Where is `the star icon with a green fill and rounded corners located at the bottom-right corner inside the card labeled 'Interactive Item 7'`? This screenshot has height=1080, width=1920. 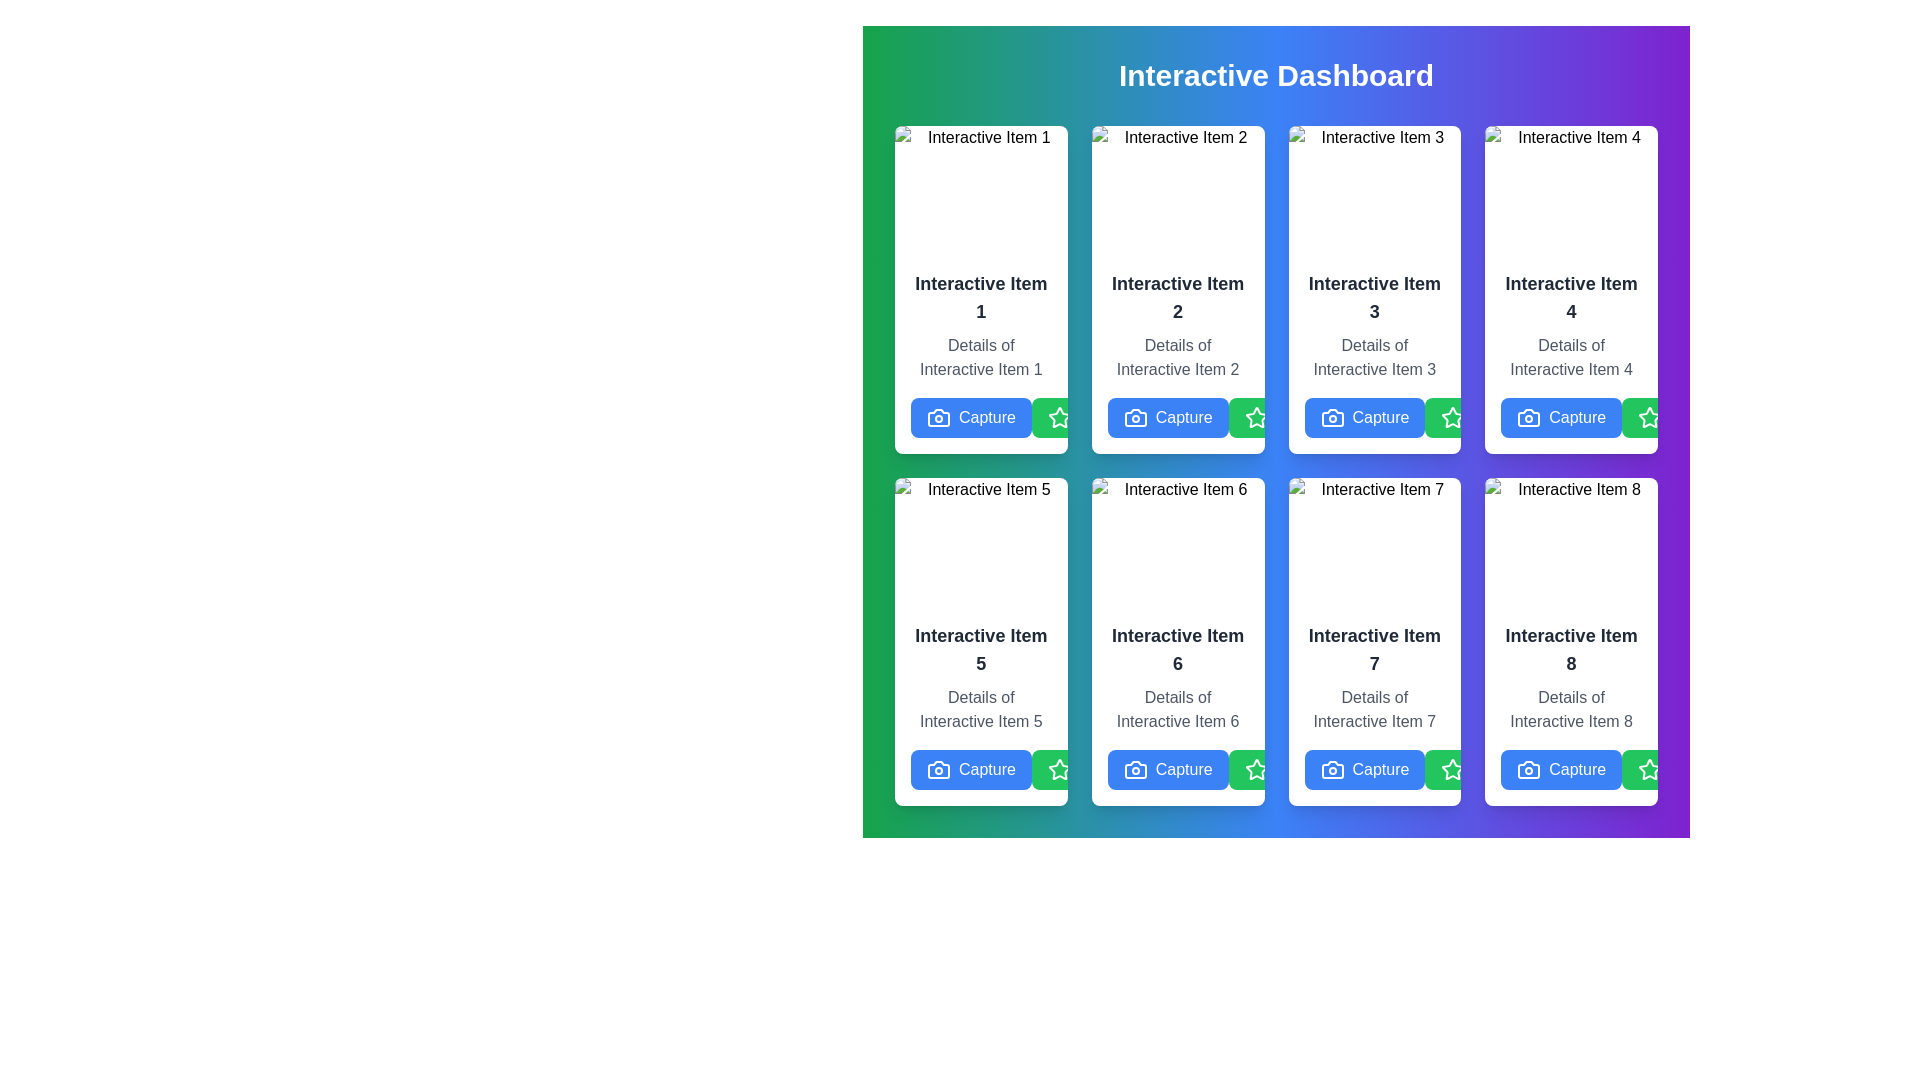
the star icon with a green fill and rounded corners located at the bottom-right corner inside the card labeled 'Interactive Item 7' is located at coordinates (1453, 768).